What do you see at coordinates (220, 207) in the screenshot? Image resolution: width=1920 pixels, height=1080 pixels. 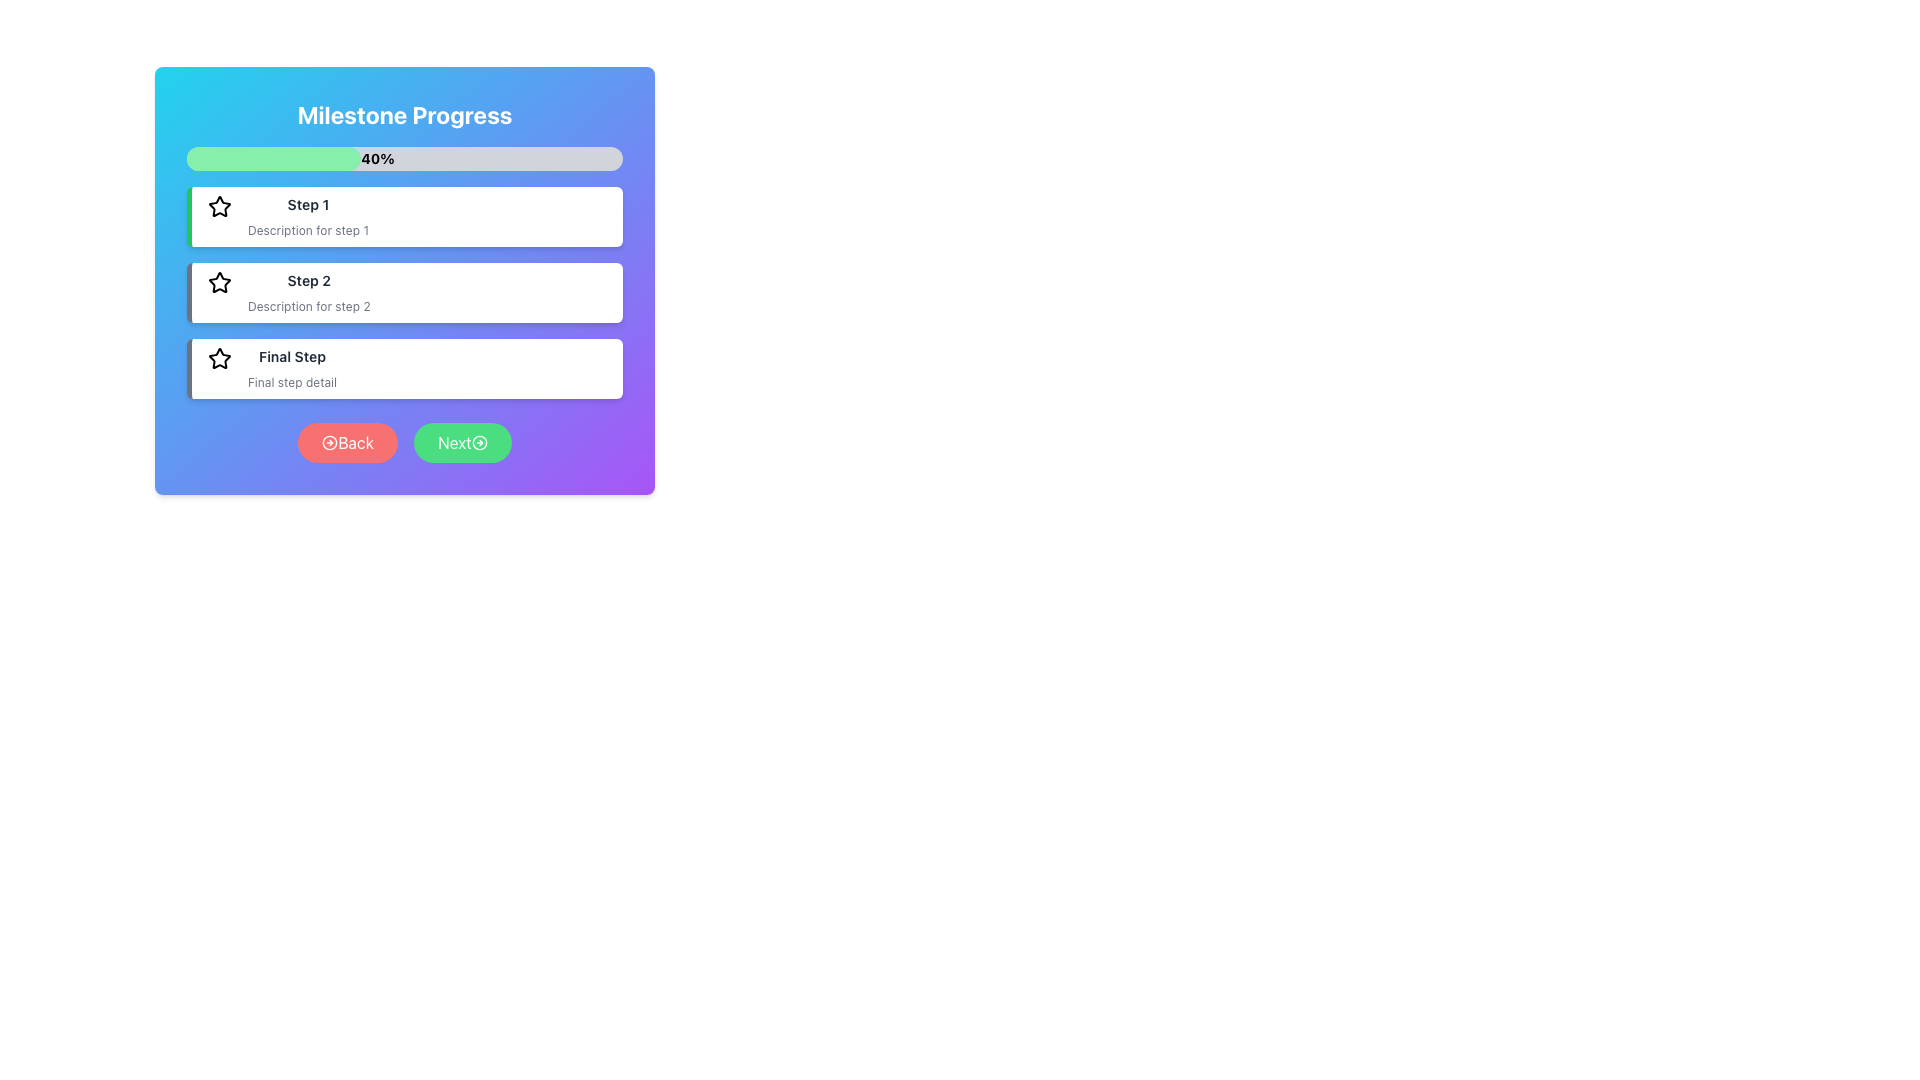 I see `the star icon representing the active status of 'Step 1' in the sequence list` at bounding box center [220, 207].